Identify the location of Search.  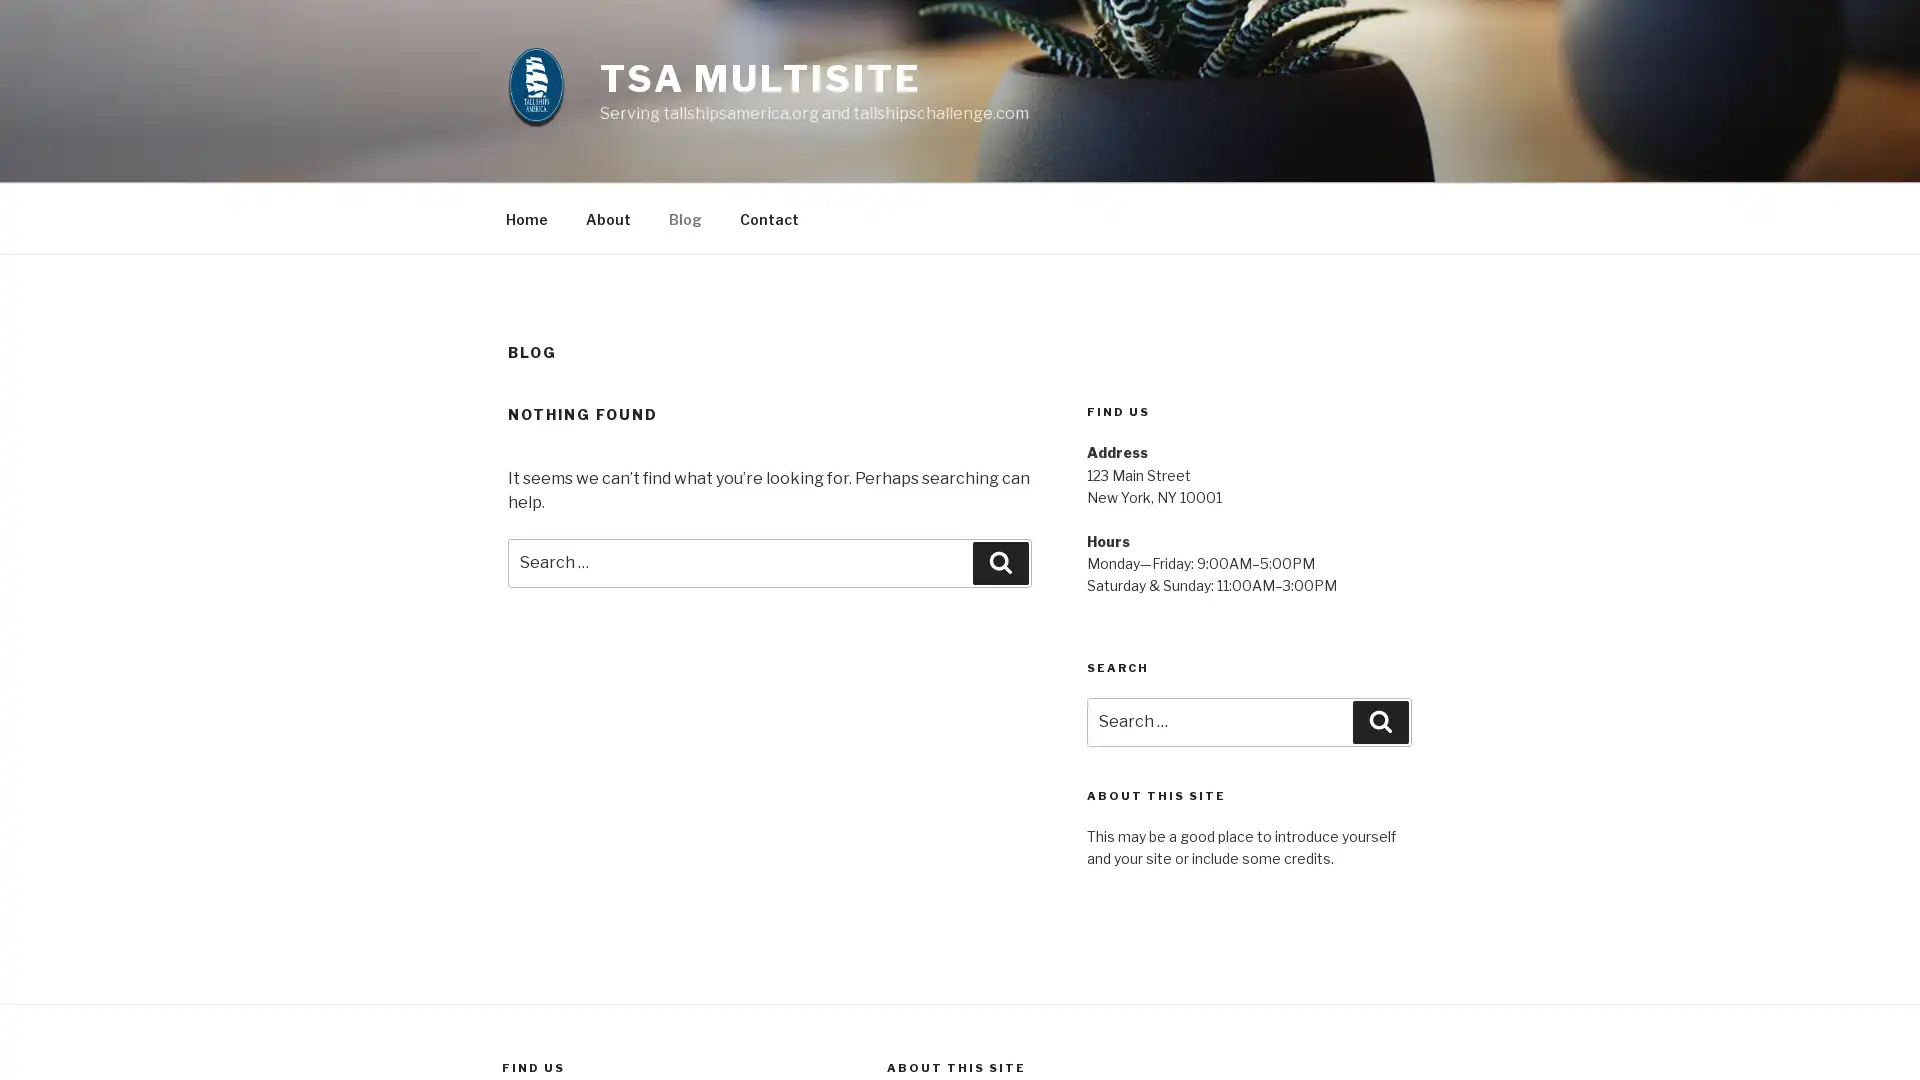
(1380, 721).